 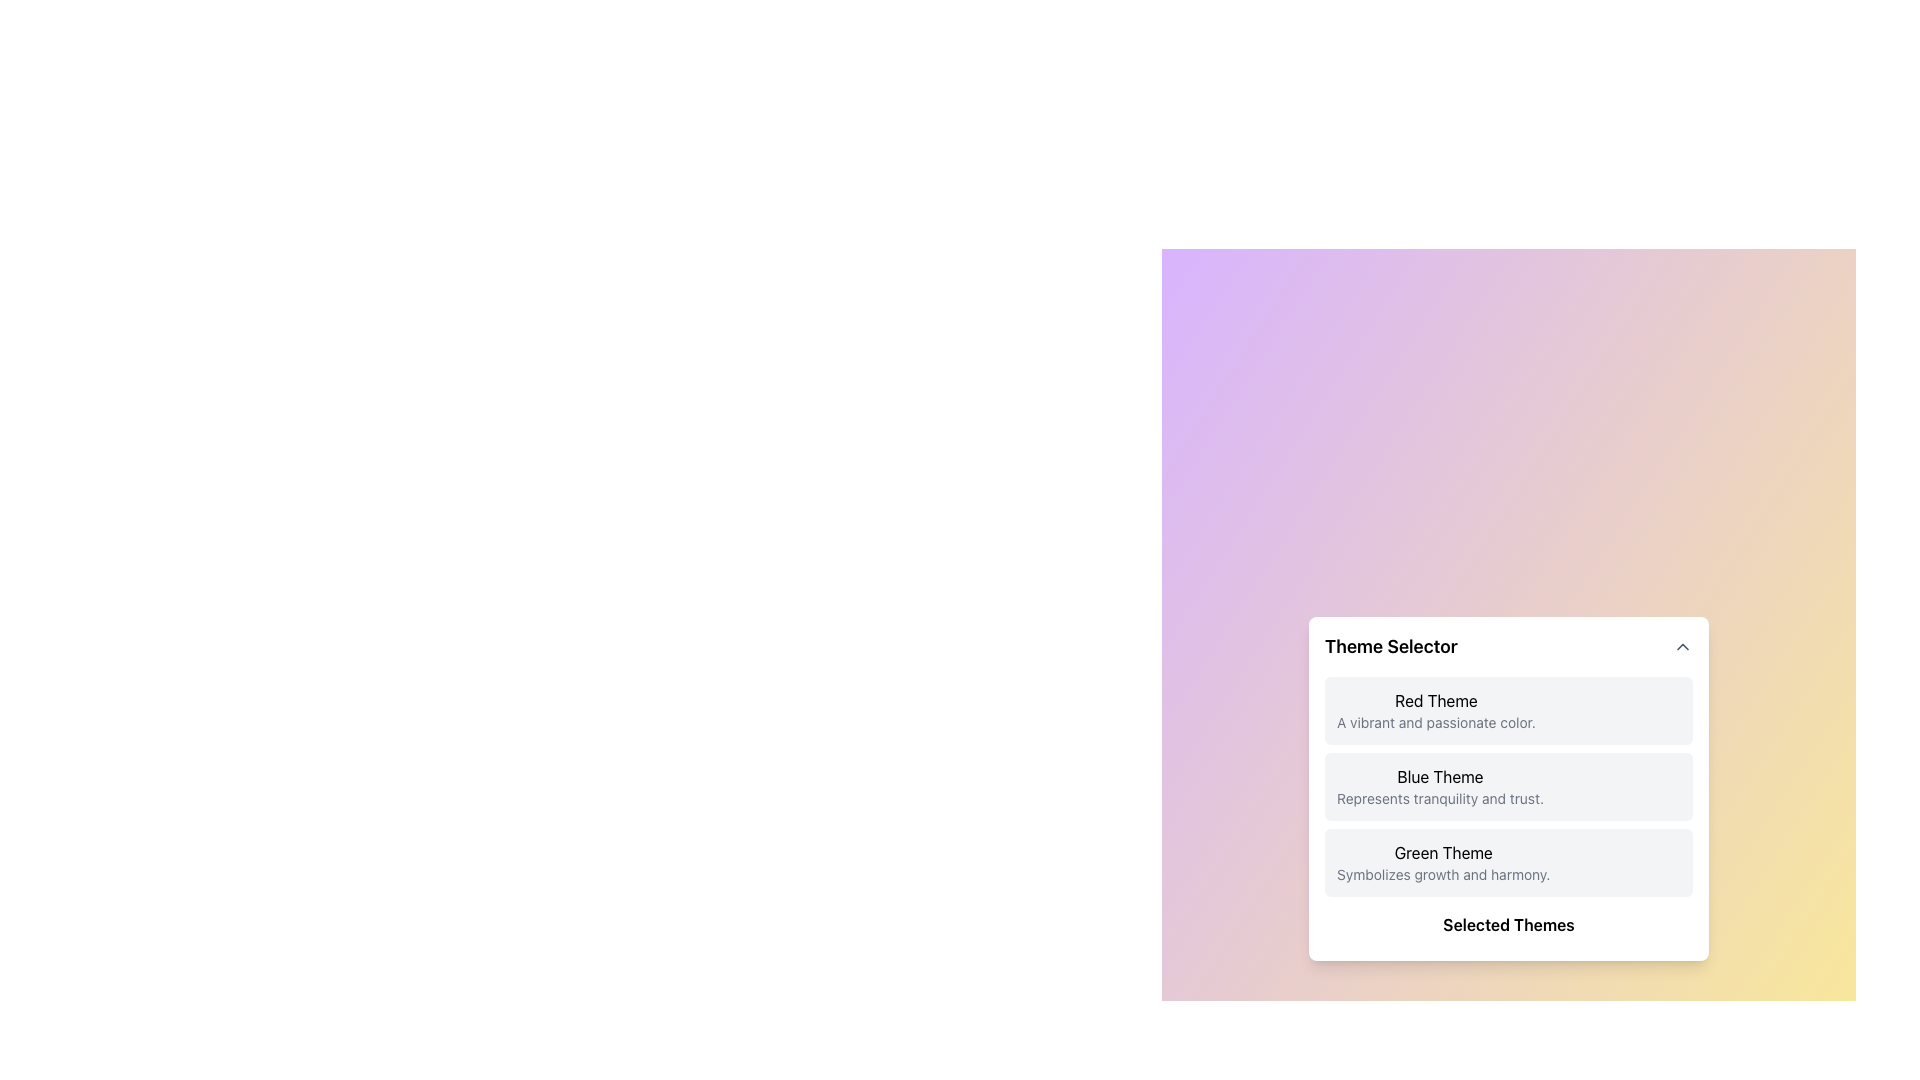 I want to click on the 'Blue Theme' selection option in the theme selection interface, so click(x=1508, y=785).